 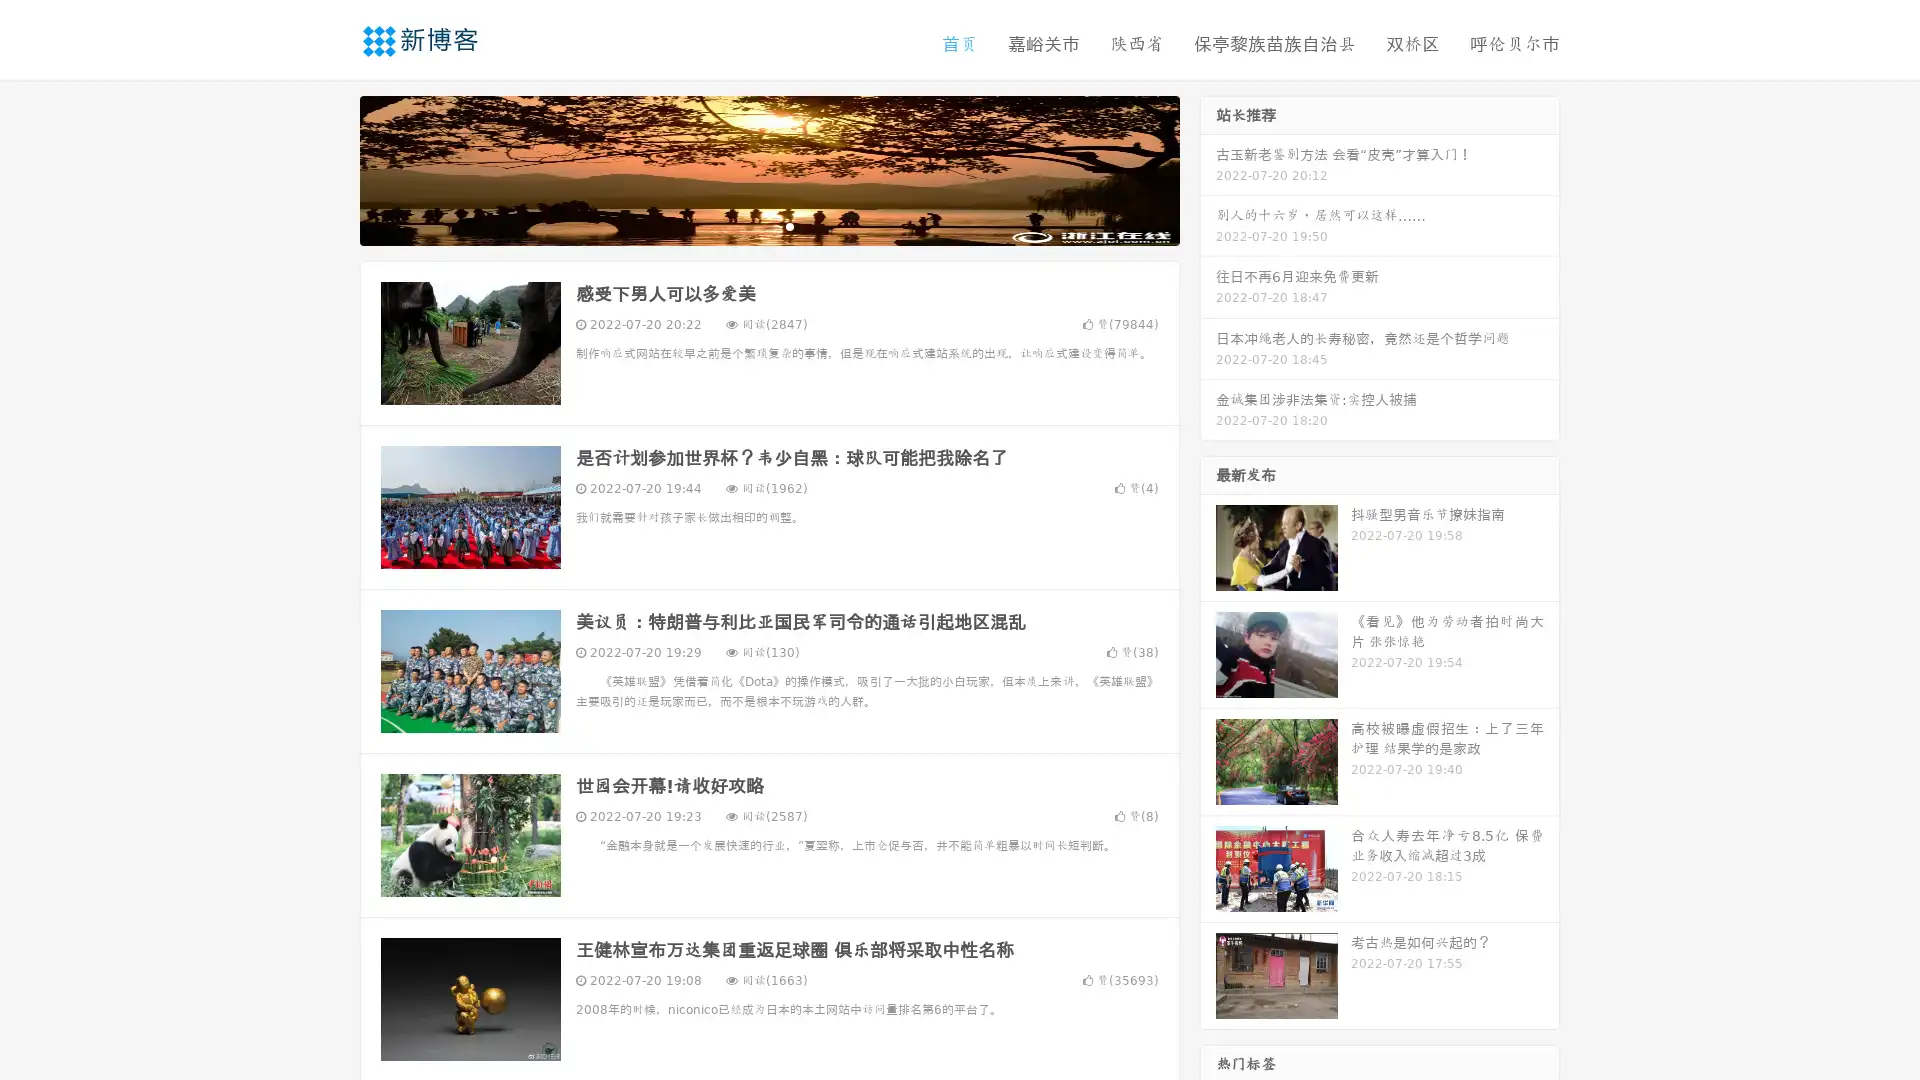 I want to click on Go to slide 3, so click(x=789, y=225).